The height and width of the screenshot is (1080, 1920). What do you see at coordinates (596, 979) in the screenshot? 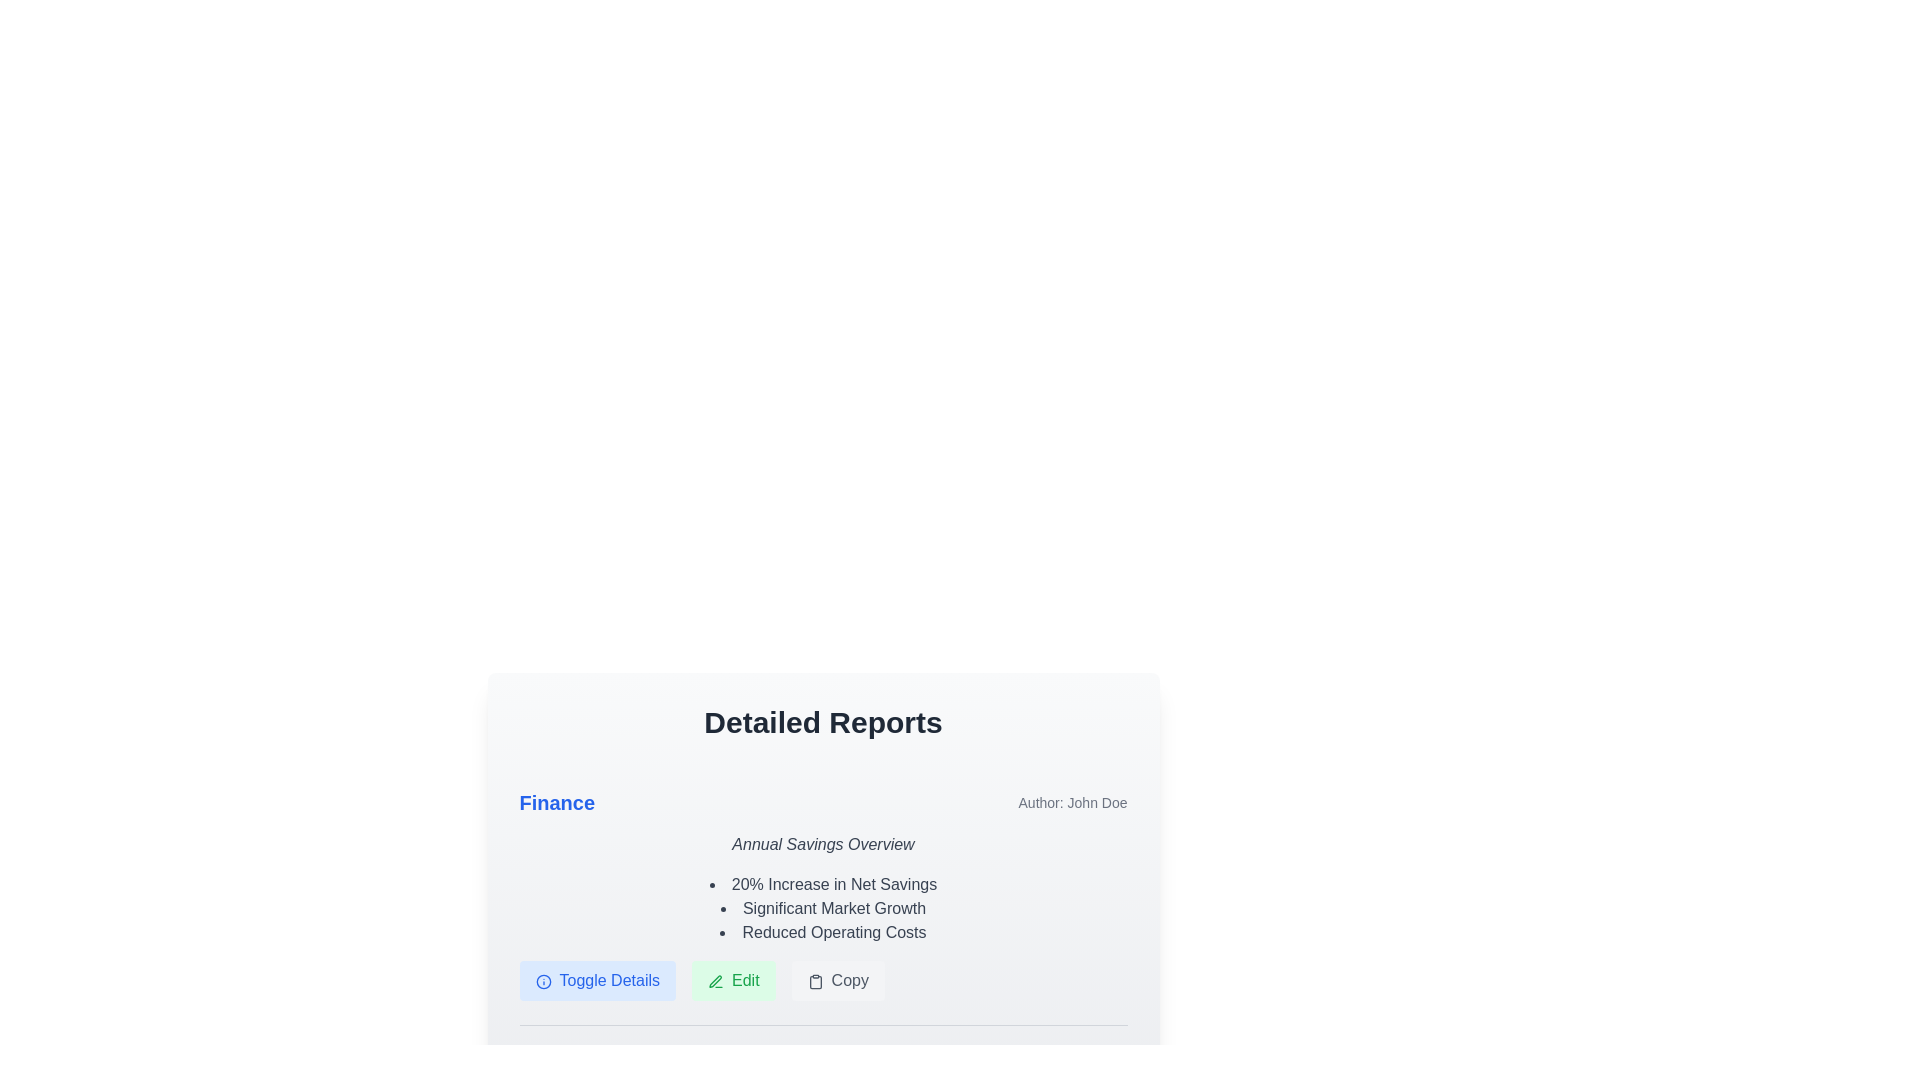
I see `the first button in the bottom-left section of the card layout` at bounding box center [596, 979].